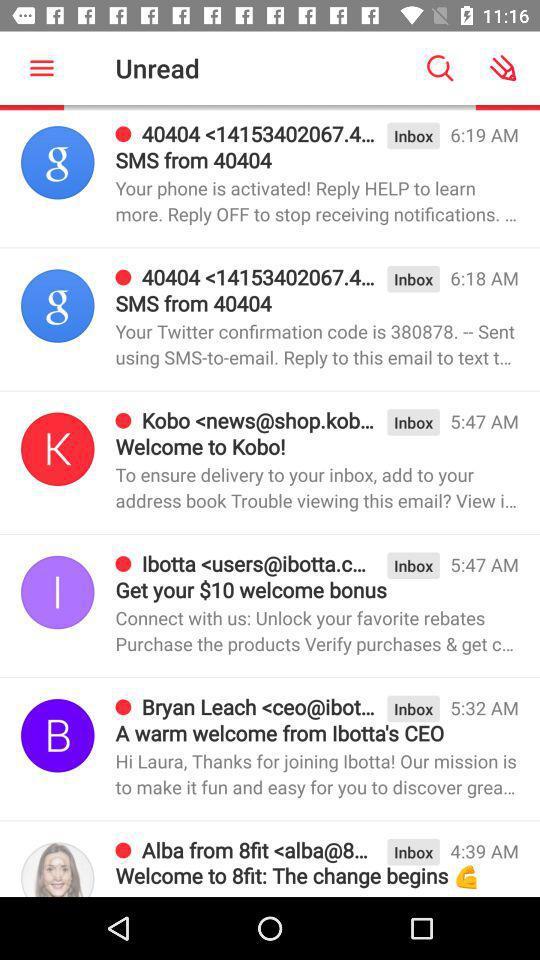 This screenshot has width=540, height=960. Describe the element at coordinates (57, 449) in the screenshot. I see `the skip_previous icon` at that location.